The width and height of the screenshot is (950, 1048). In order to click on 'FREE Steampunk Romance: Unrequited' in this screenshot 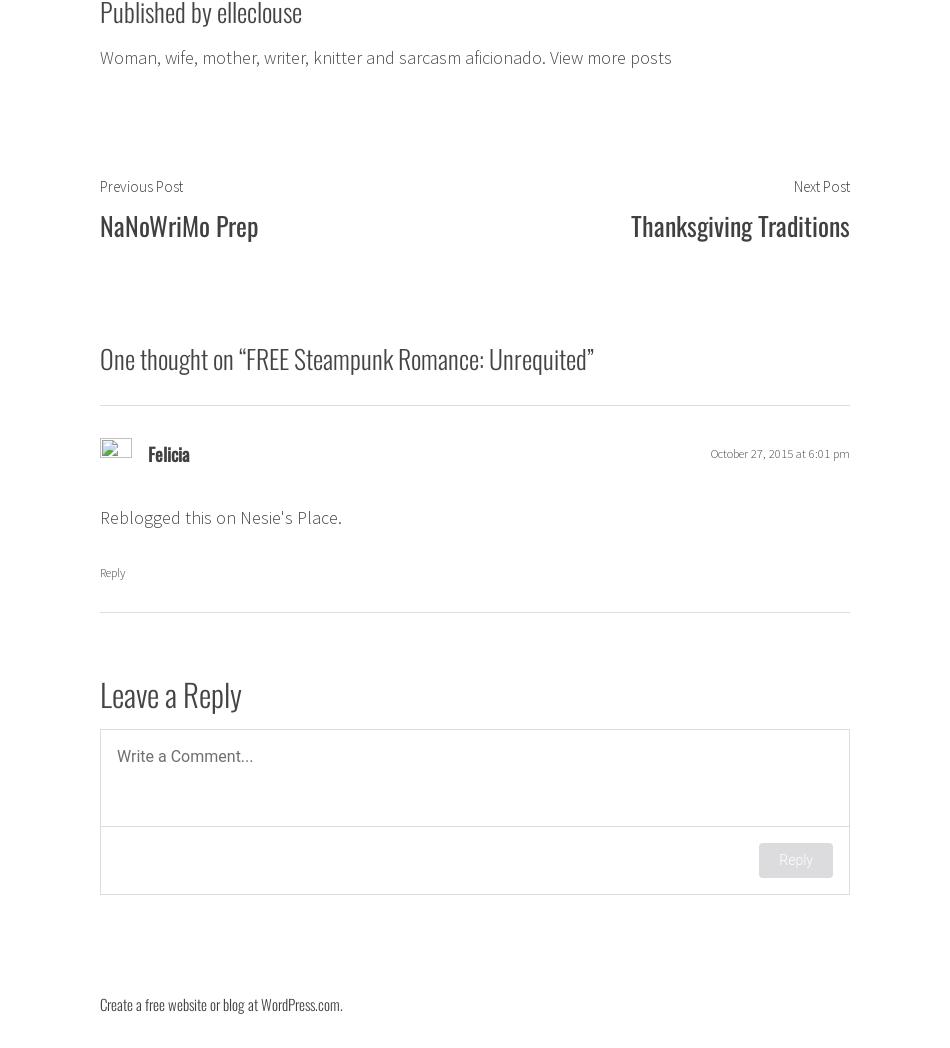, I will do `click(244, 356)`.